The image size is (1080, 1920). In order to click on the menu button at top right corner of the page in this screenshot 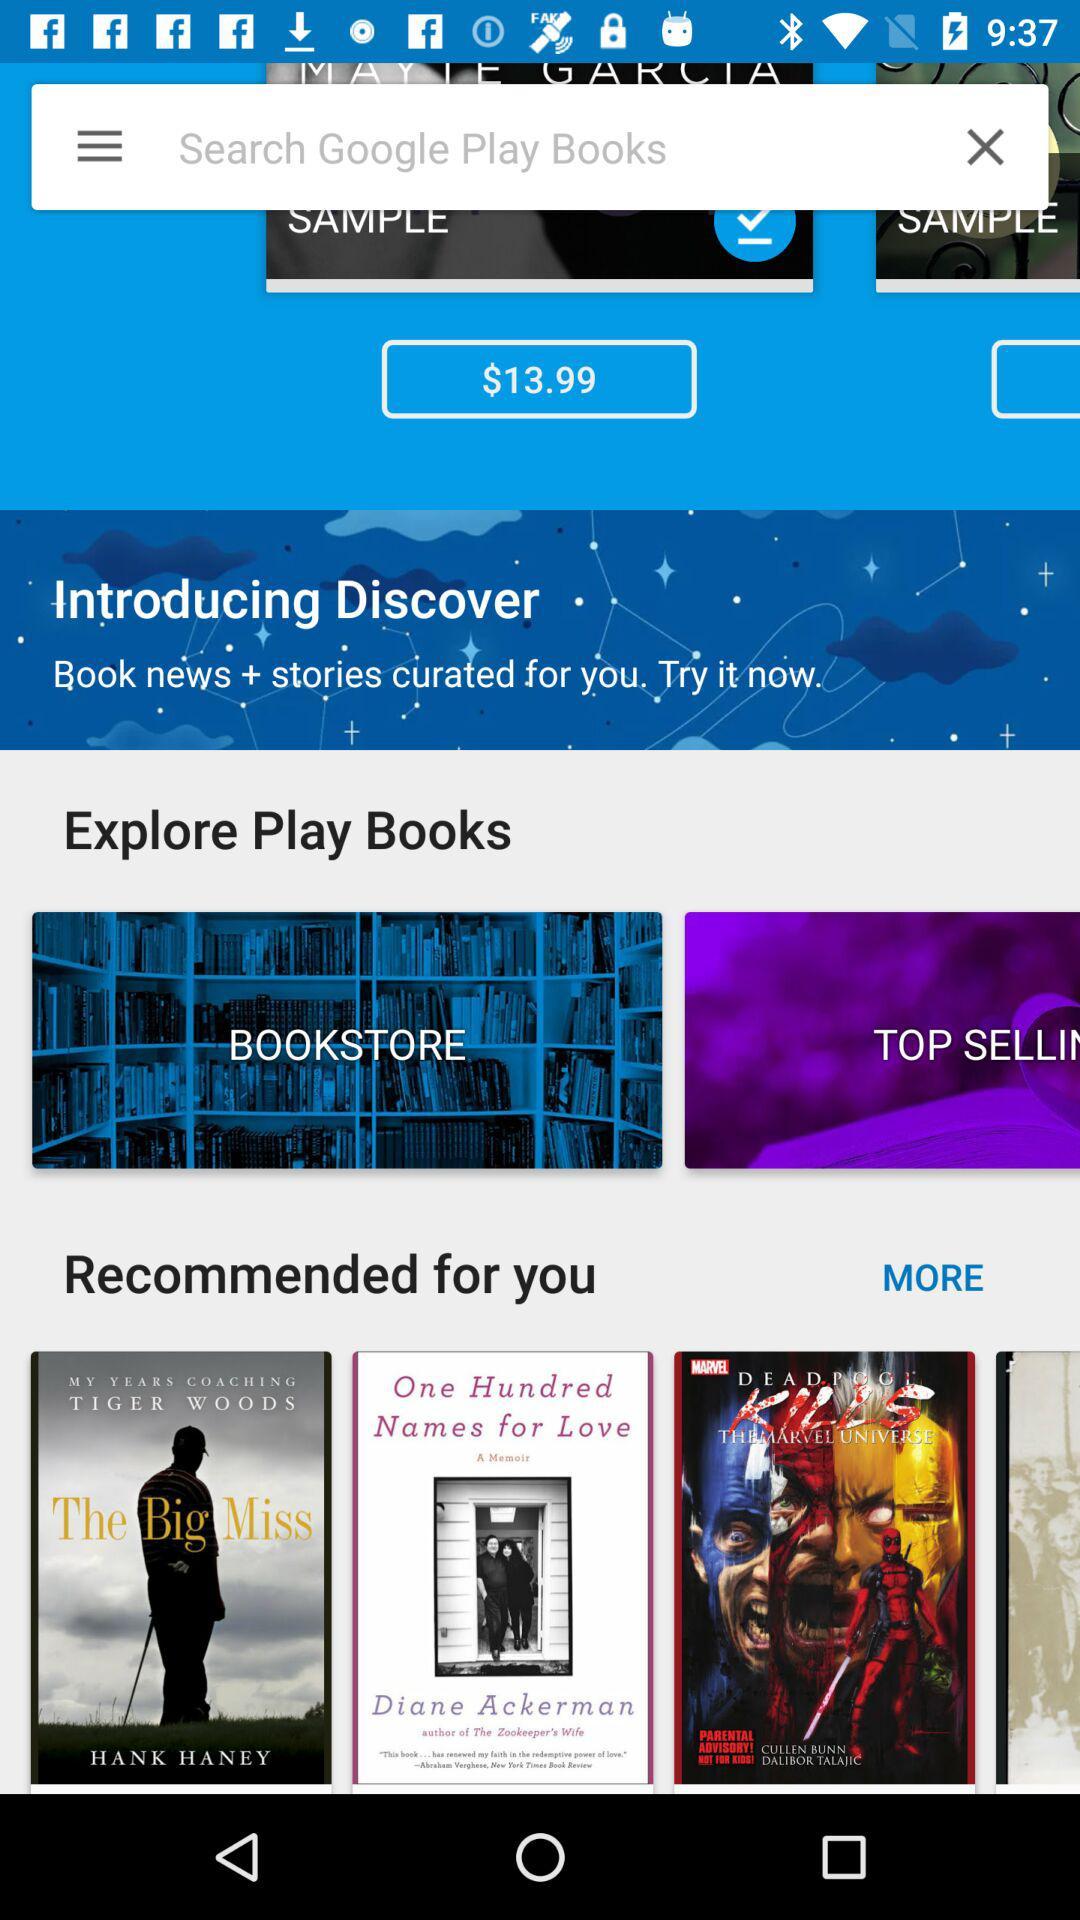, I will do `click(83, 146)`.